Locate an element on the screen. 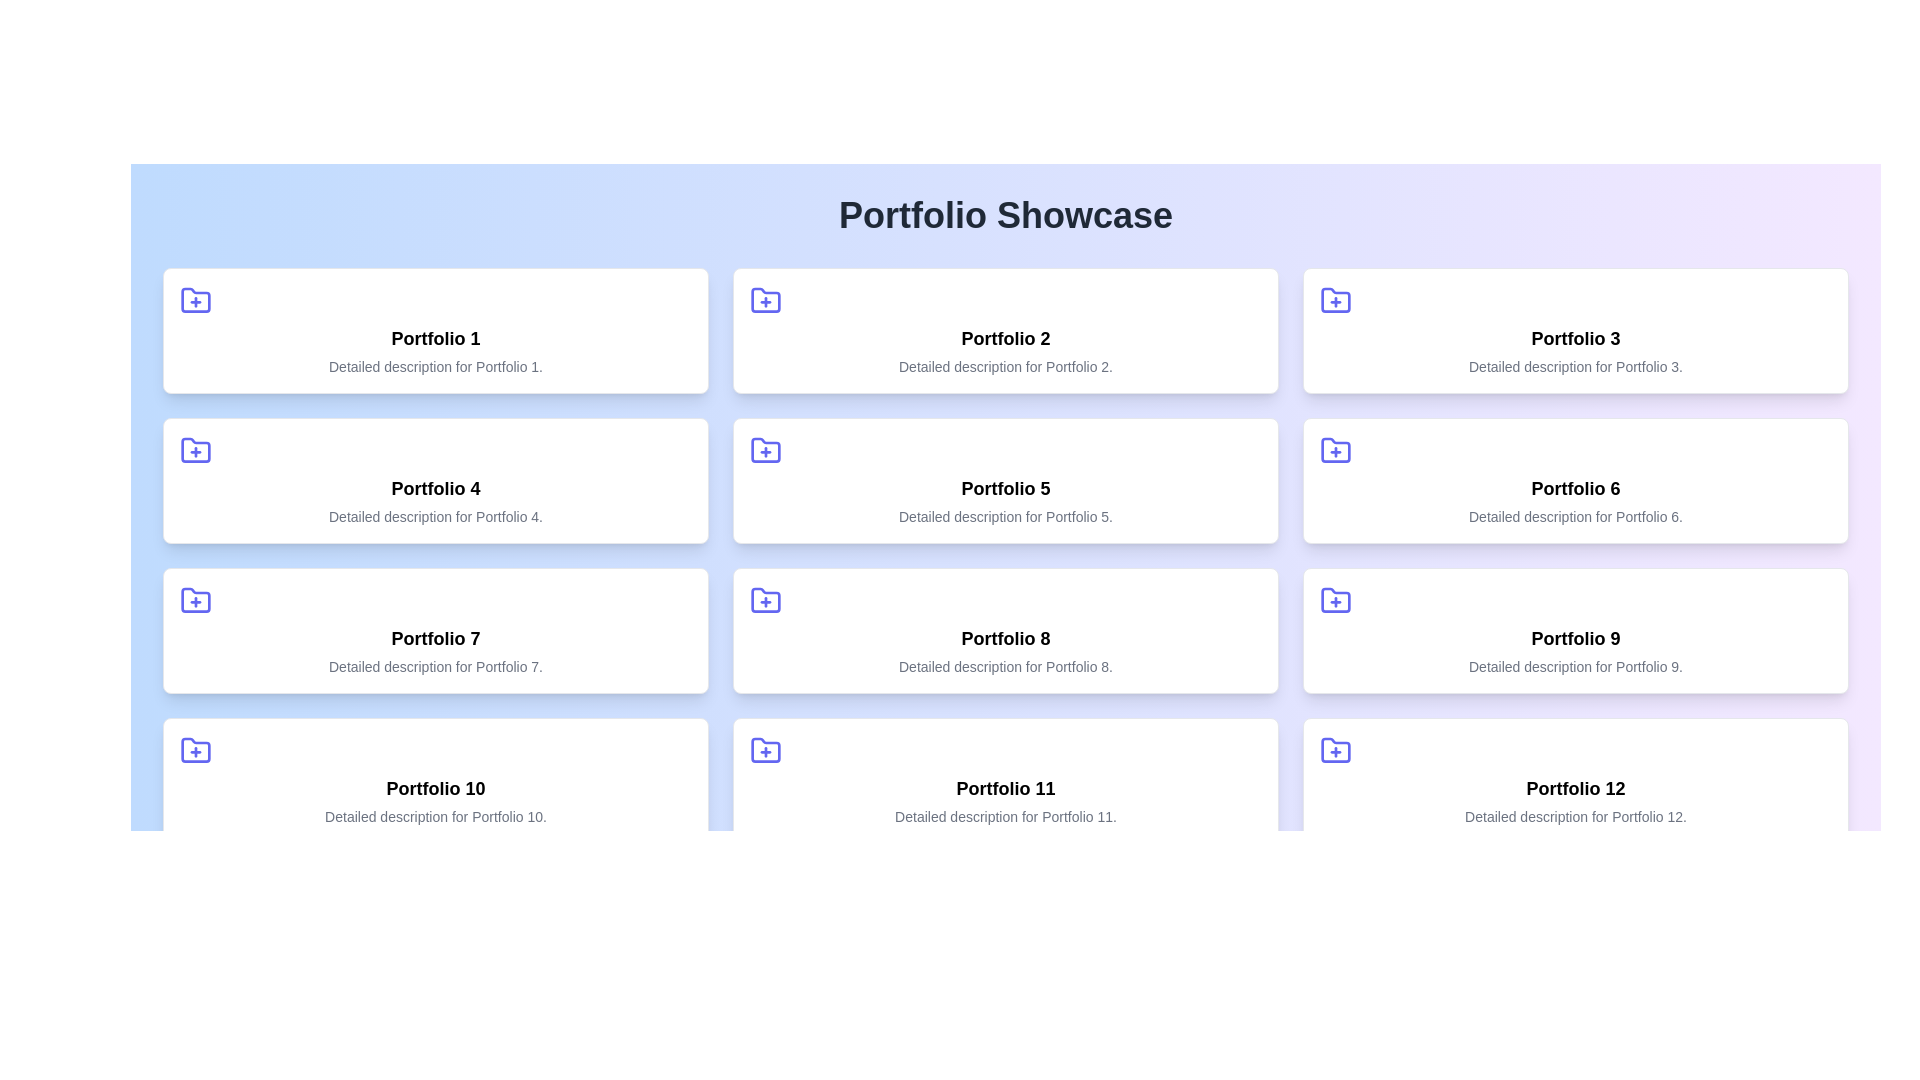  the title text element located at the top of the page, which indicates the page content and purpose is located at coordinates (1006, 216).